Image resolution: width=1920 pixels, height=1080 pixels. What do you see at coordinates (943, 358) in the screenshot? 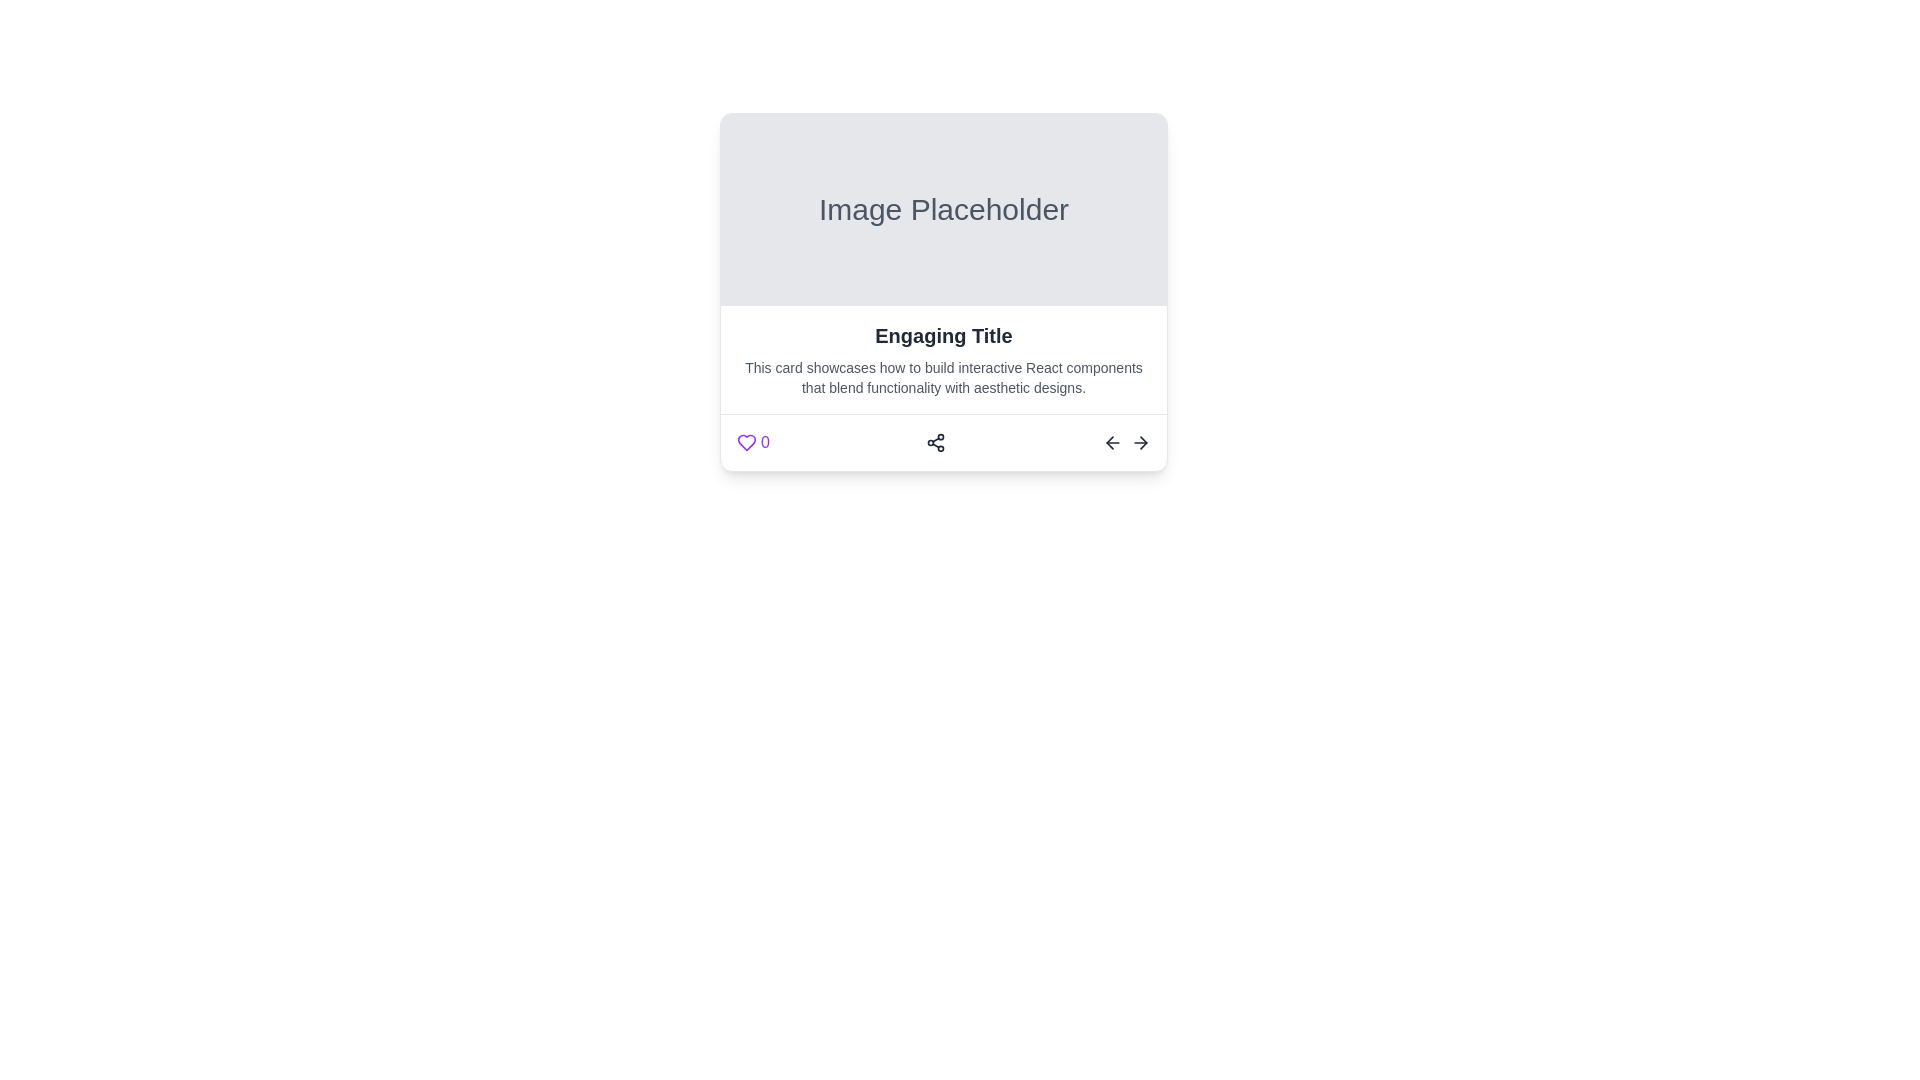
I see `the text block that contains a title and description, located below the placeholder image within the card component` at bounding box center [943, 358].